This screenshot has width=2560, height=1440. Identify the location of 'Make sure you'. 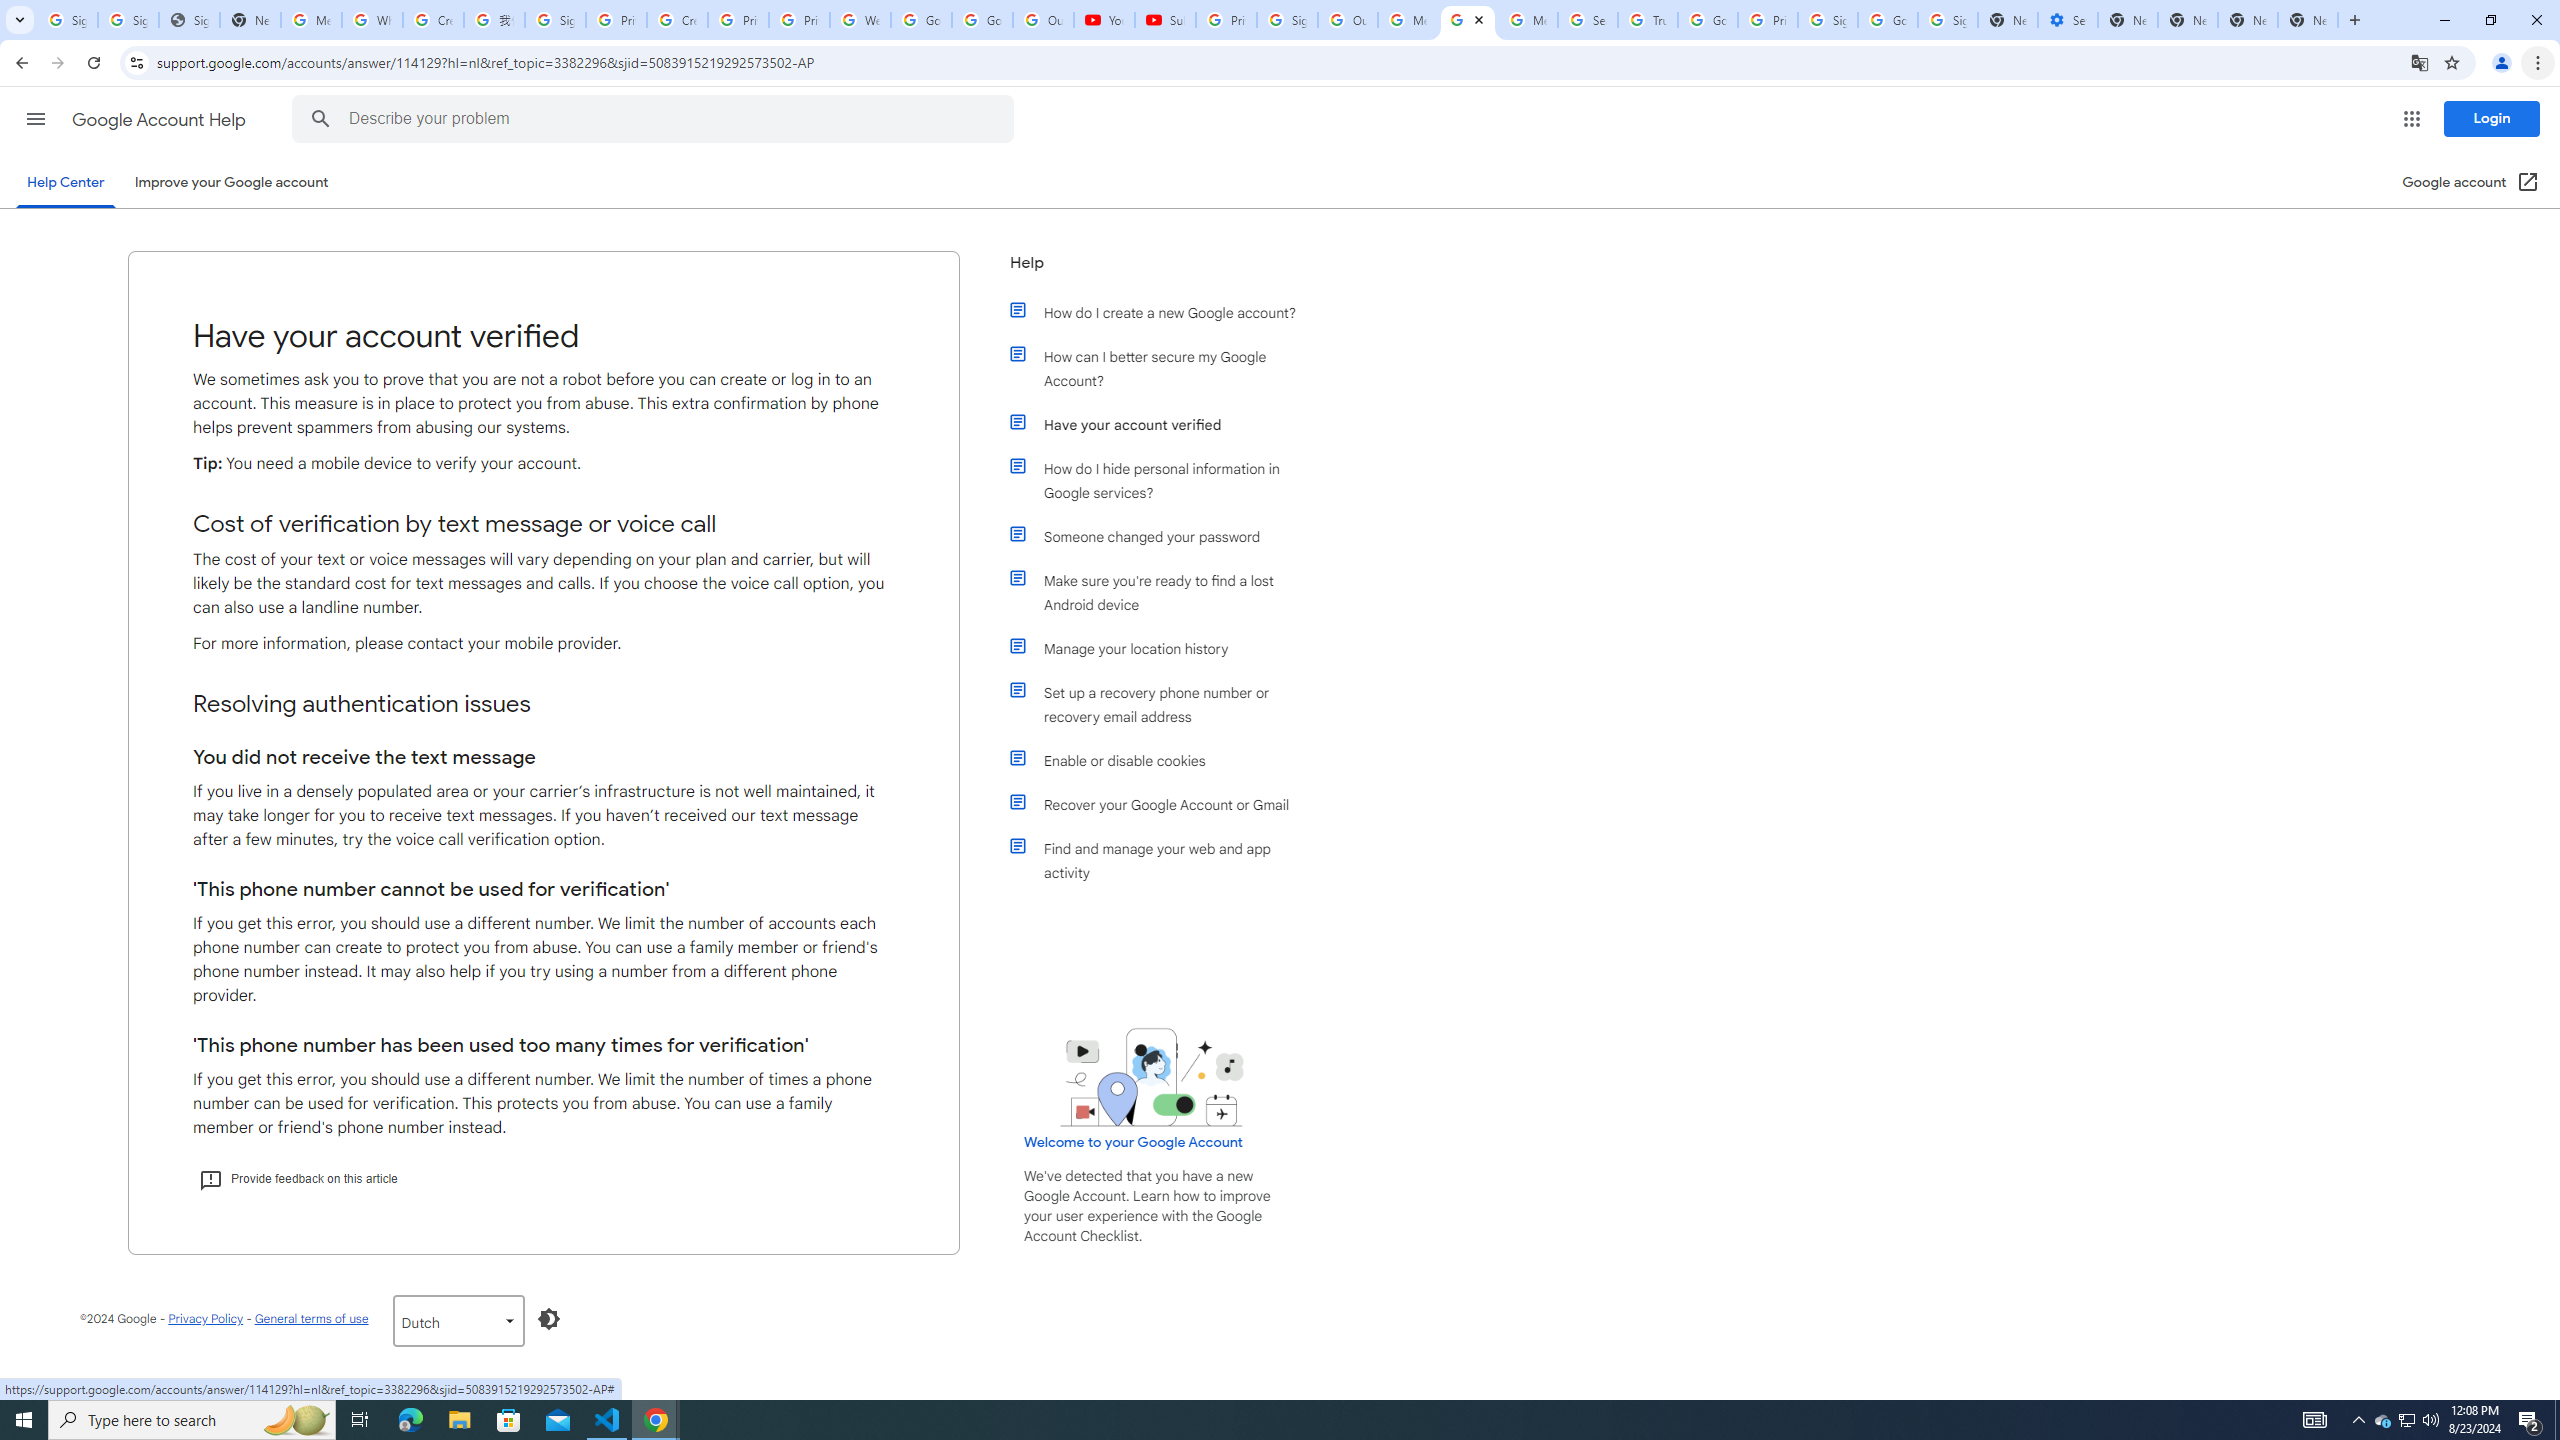
(1162, 591).